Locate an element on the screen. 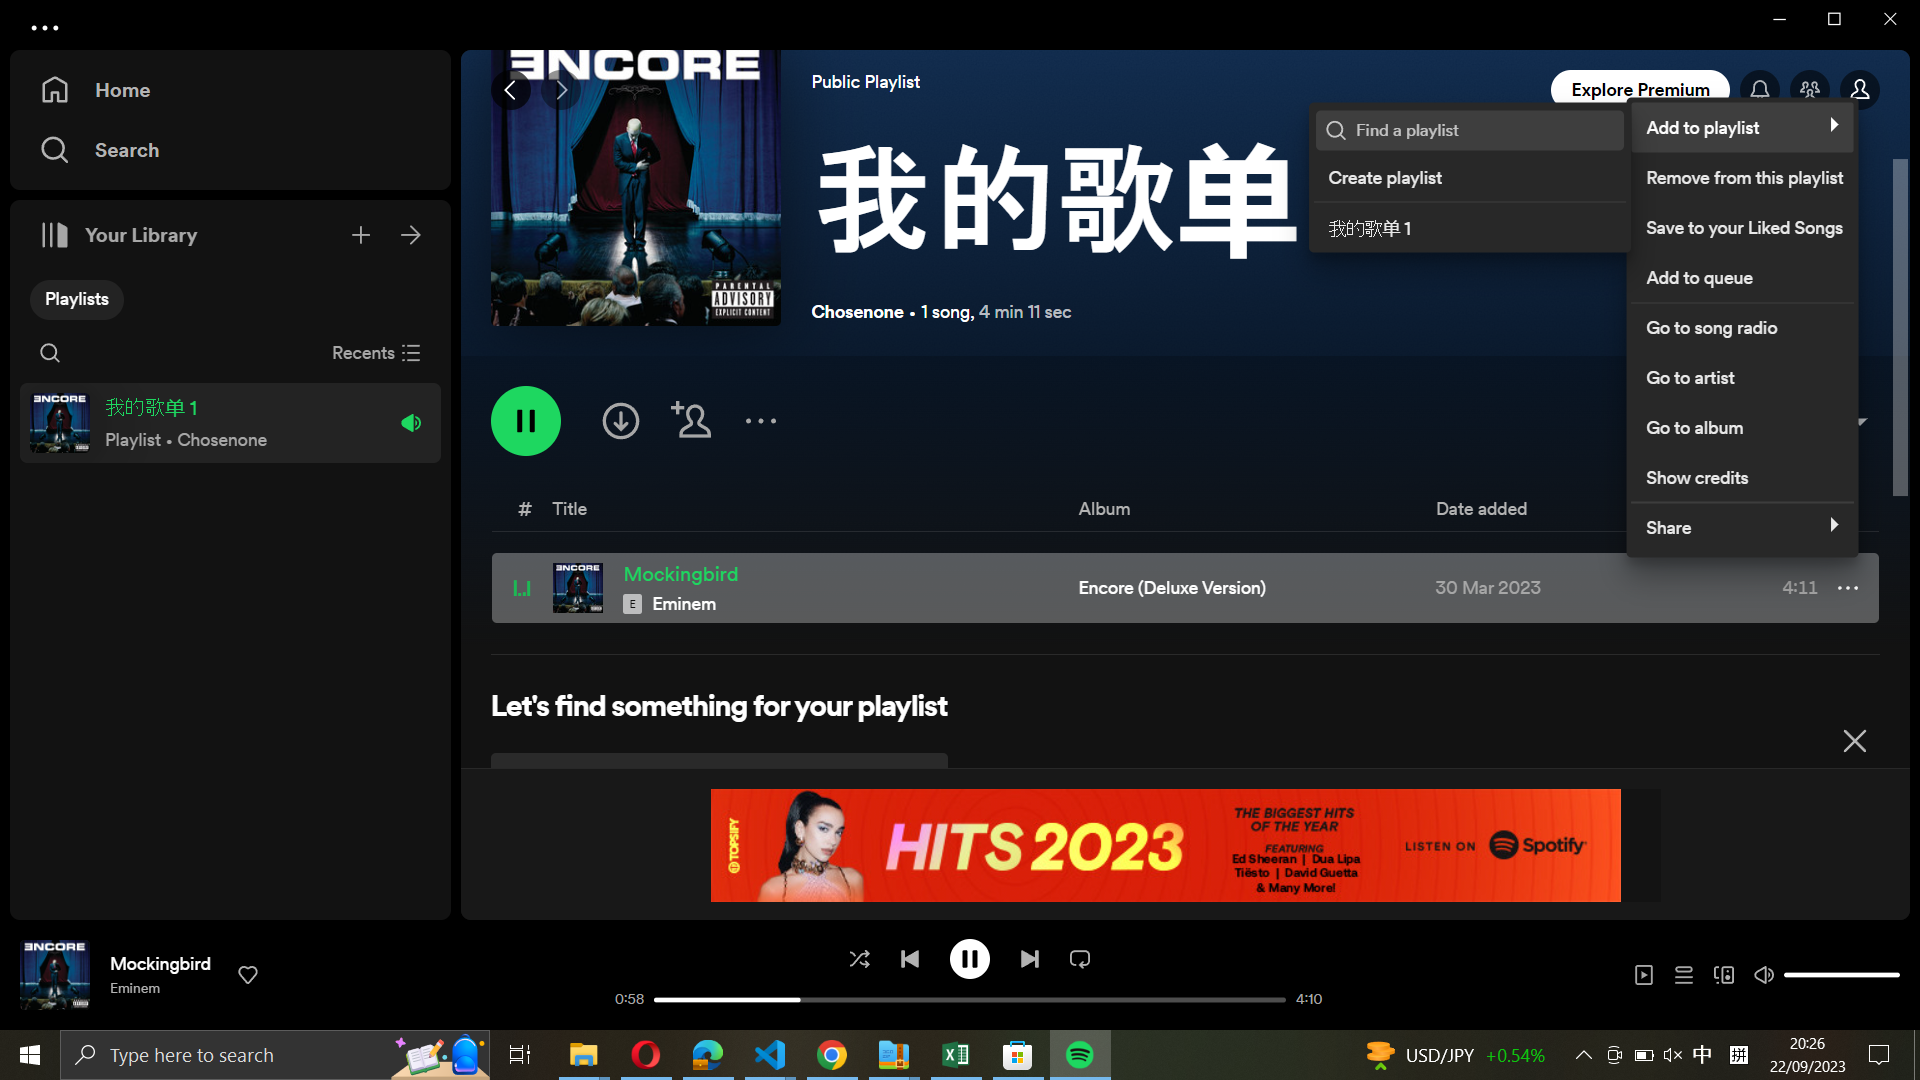 The width and height of the screenshot is (1920, 1080). shuffle operation on playlist is located at coordinates (858, 957).